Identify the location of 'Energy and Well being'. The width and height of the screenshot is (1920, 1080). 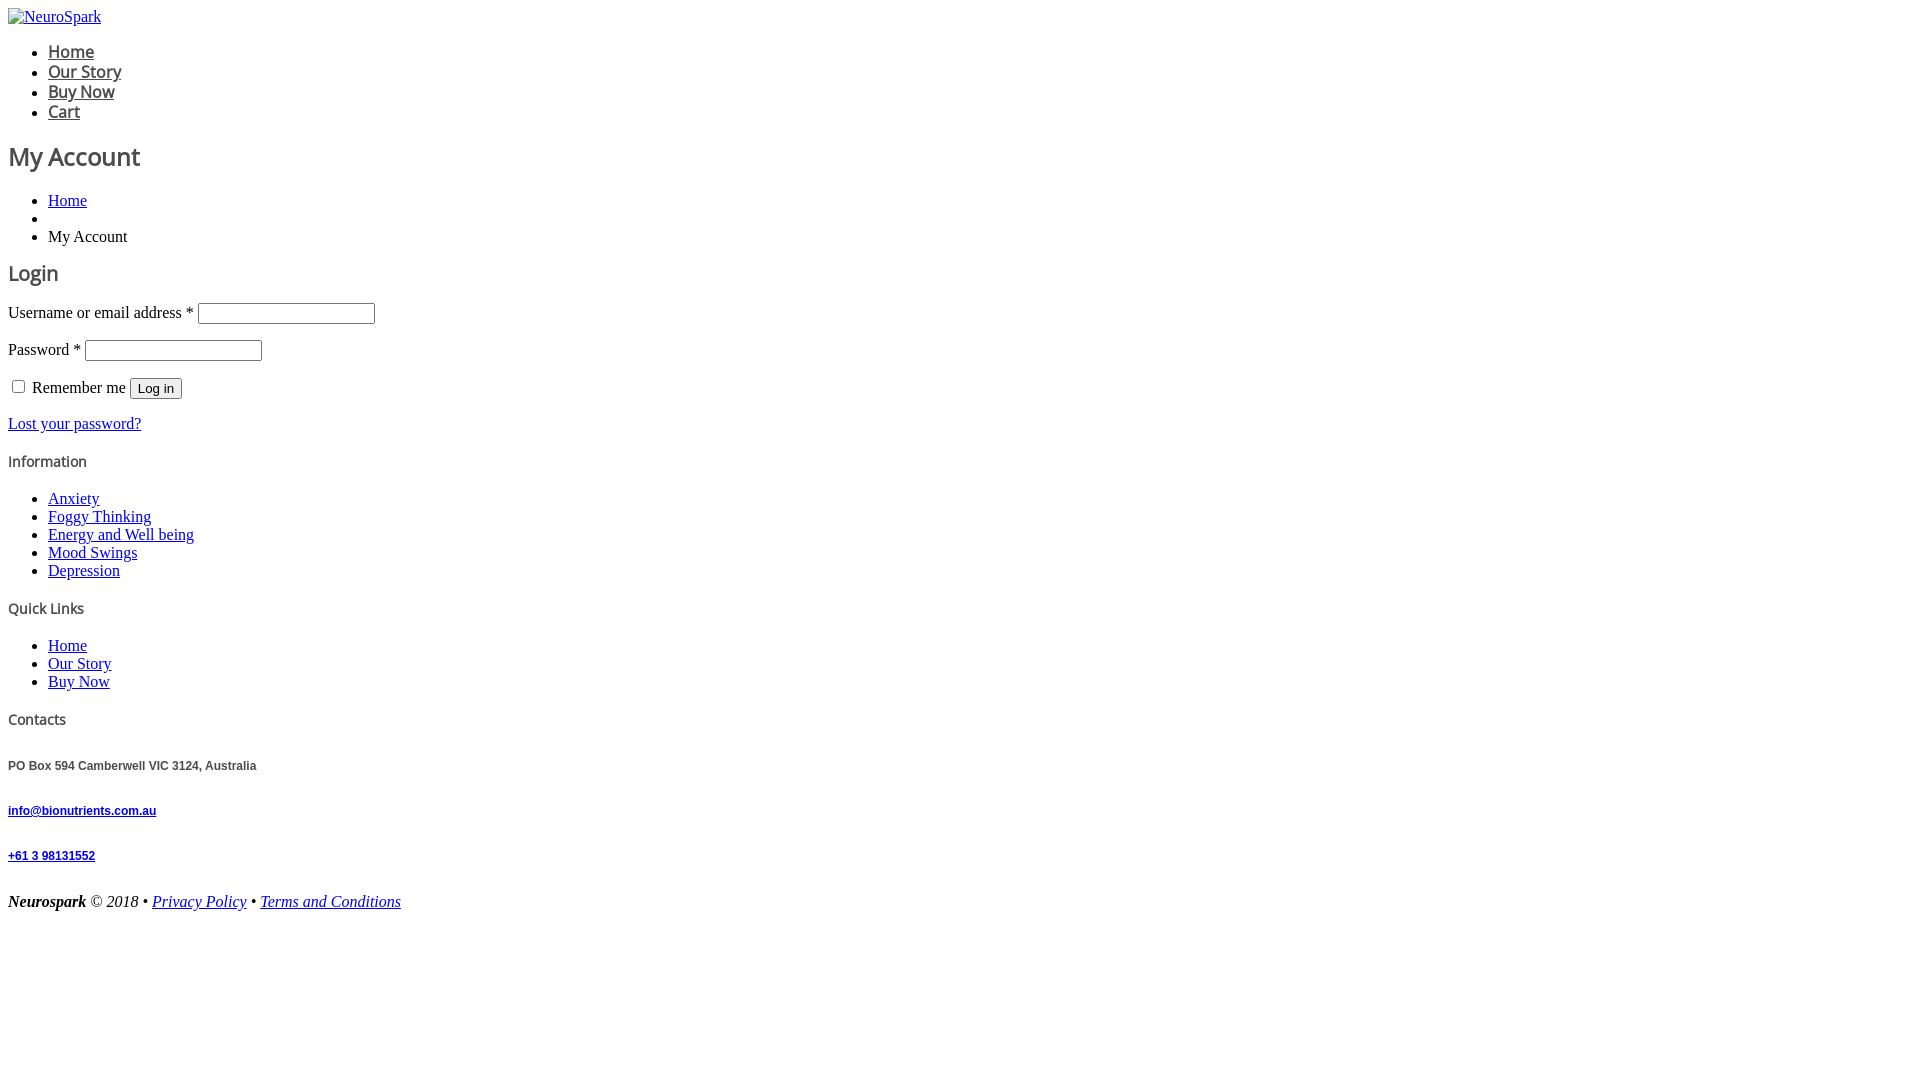
(119, 533).